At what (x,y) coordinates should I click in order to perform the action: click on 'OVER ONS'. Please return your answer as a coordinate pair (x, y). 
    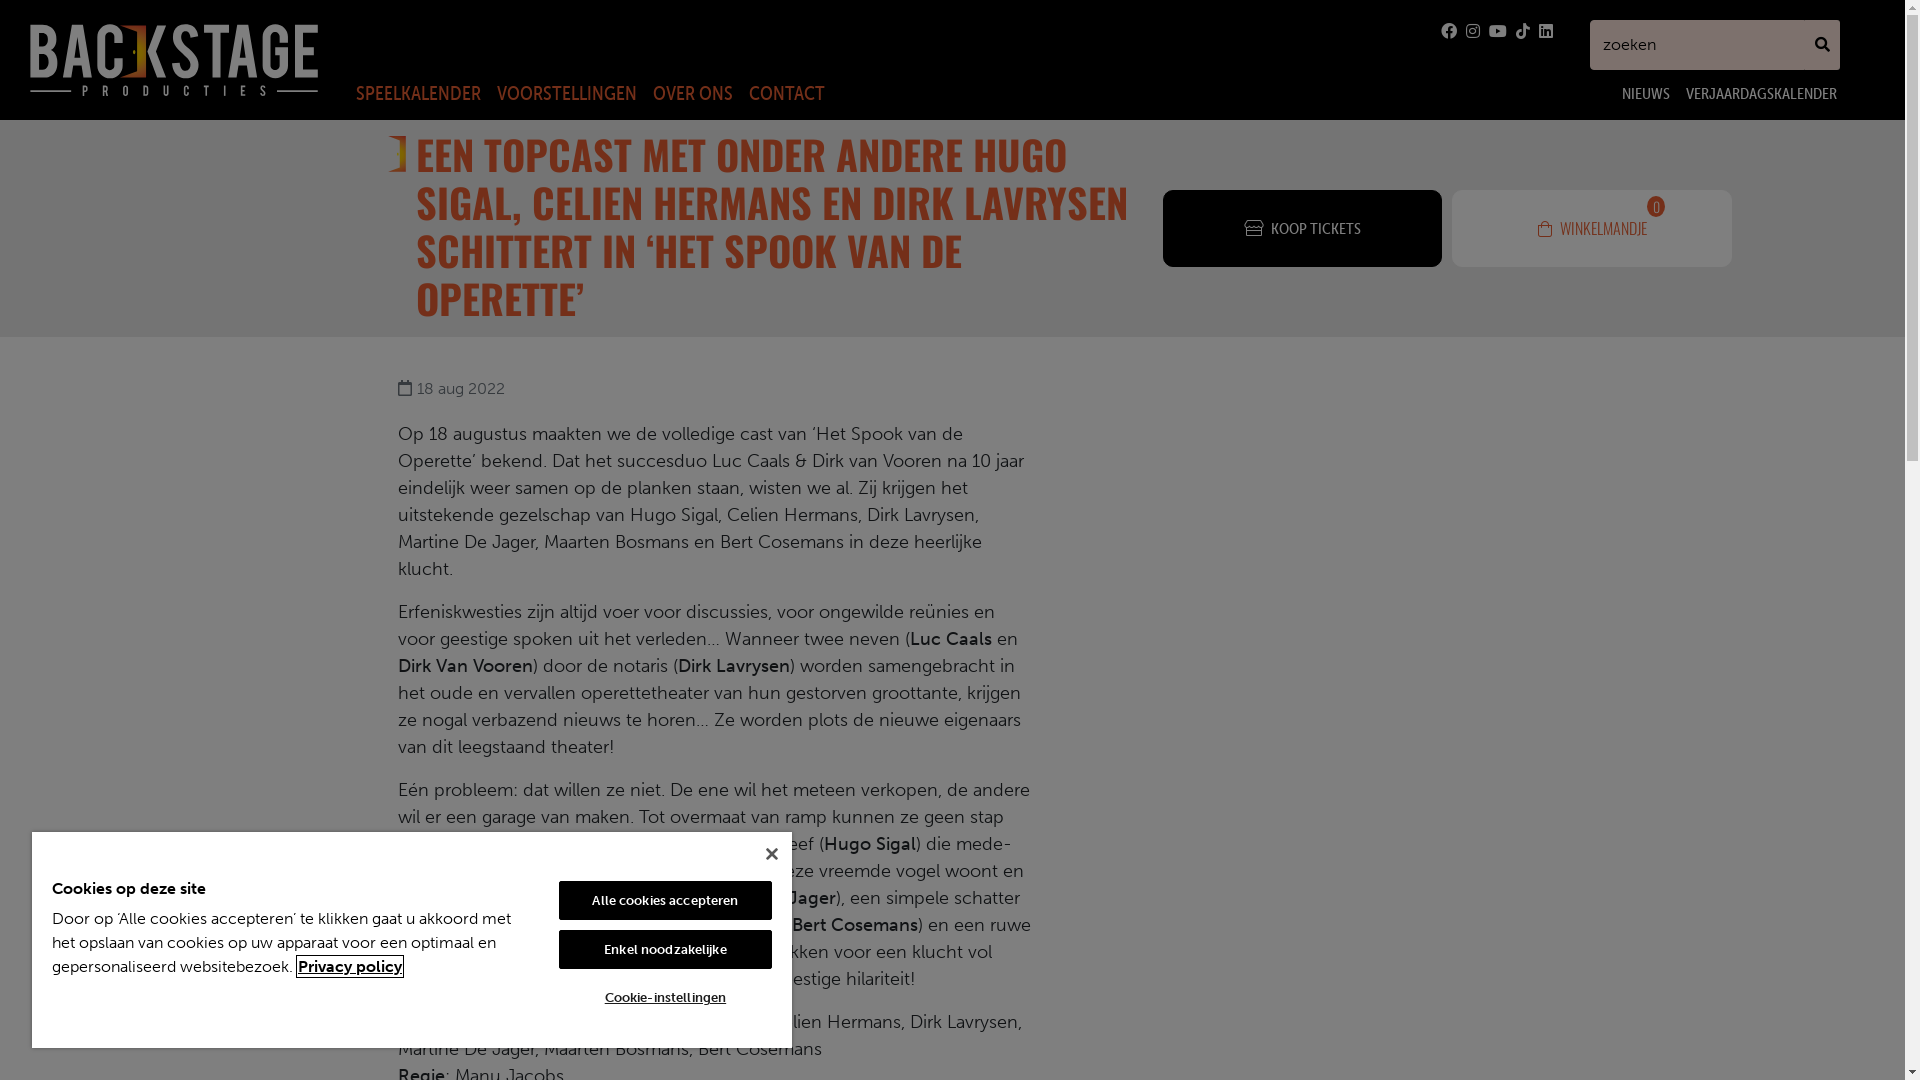
    Looking at the image, I should click on (692, 92).